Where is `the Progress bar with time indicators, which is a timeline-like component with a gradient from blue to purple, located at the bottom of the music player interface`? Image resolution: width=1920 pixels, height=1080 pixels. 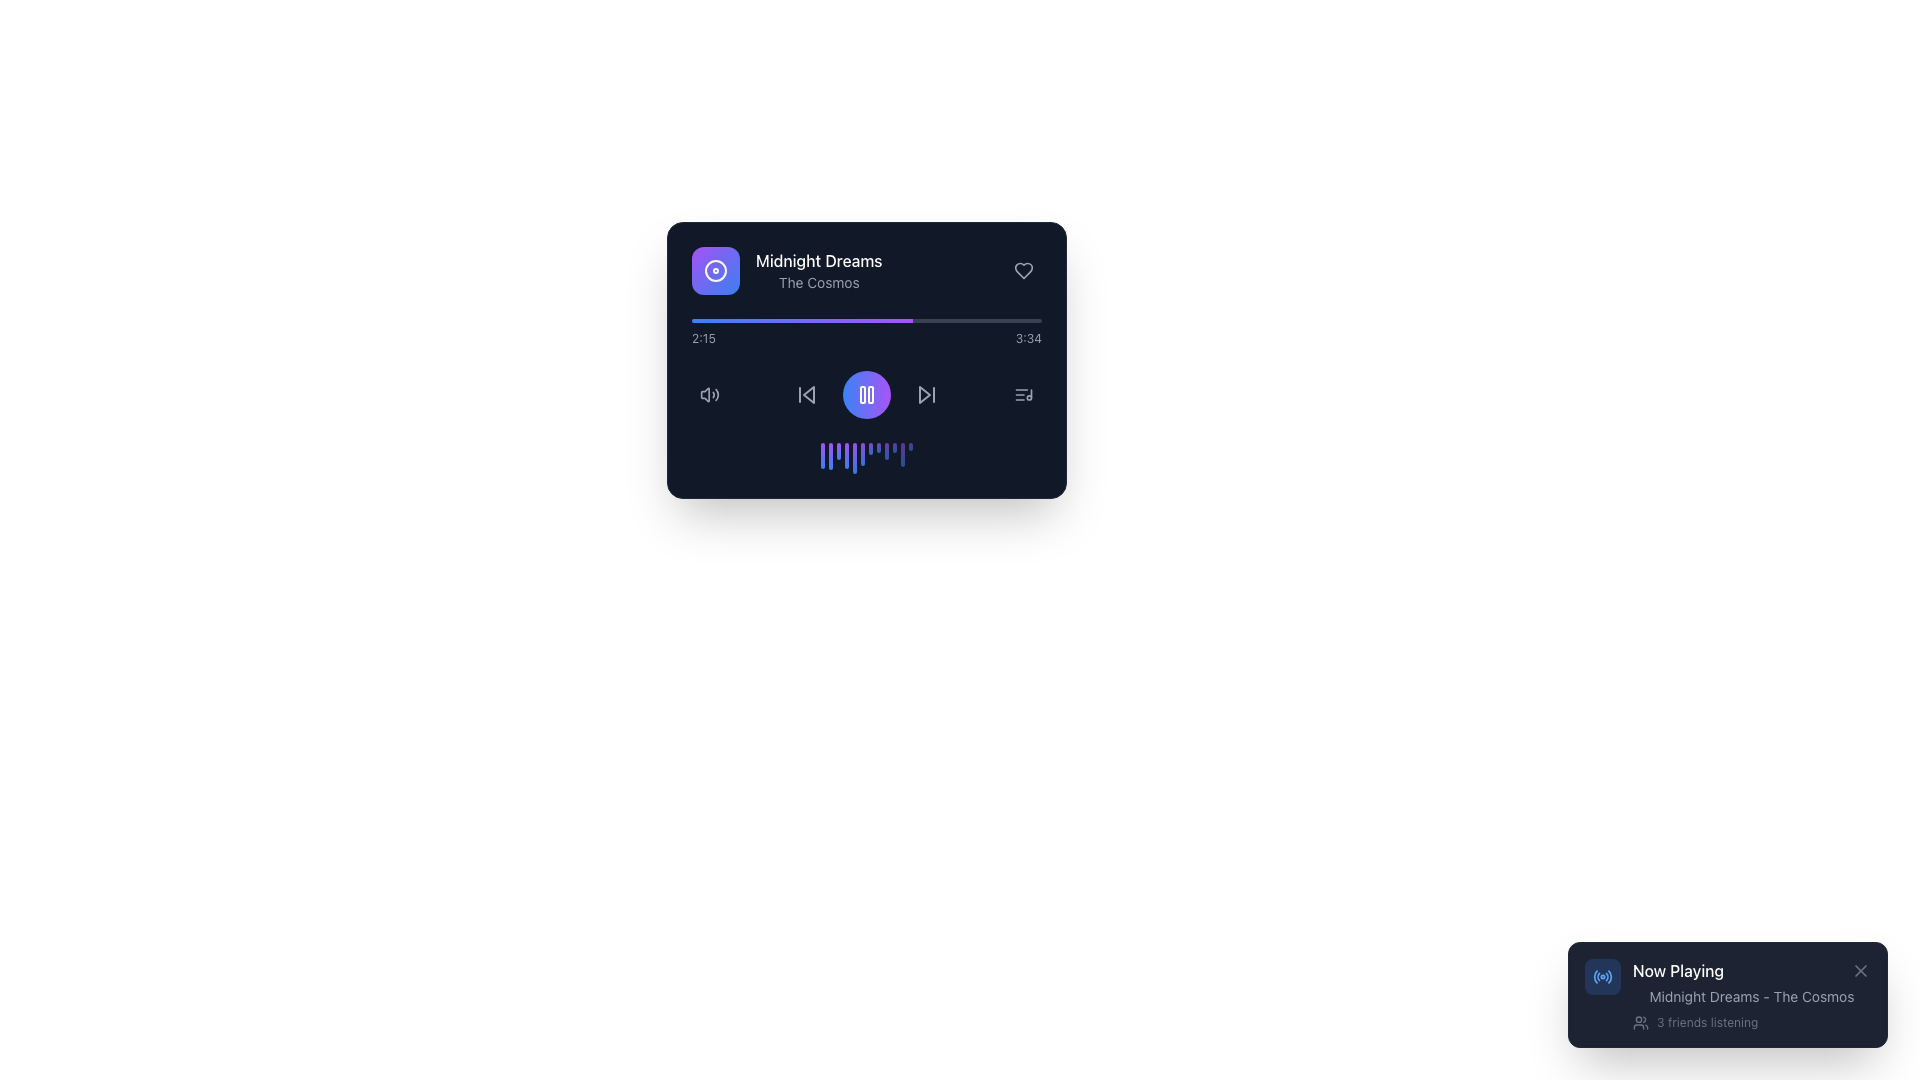
the Progress bar with time indicators, which is a timeline-like component with a gradient from blue to purple, located at the bottom of the music player interface is located at coordinates (867, 331).